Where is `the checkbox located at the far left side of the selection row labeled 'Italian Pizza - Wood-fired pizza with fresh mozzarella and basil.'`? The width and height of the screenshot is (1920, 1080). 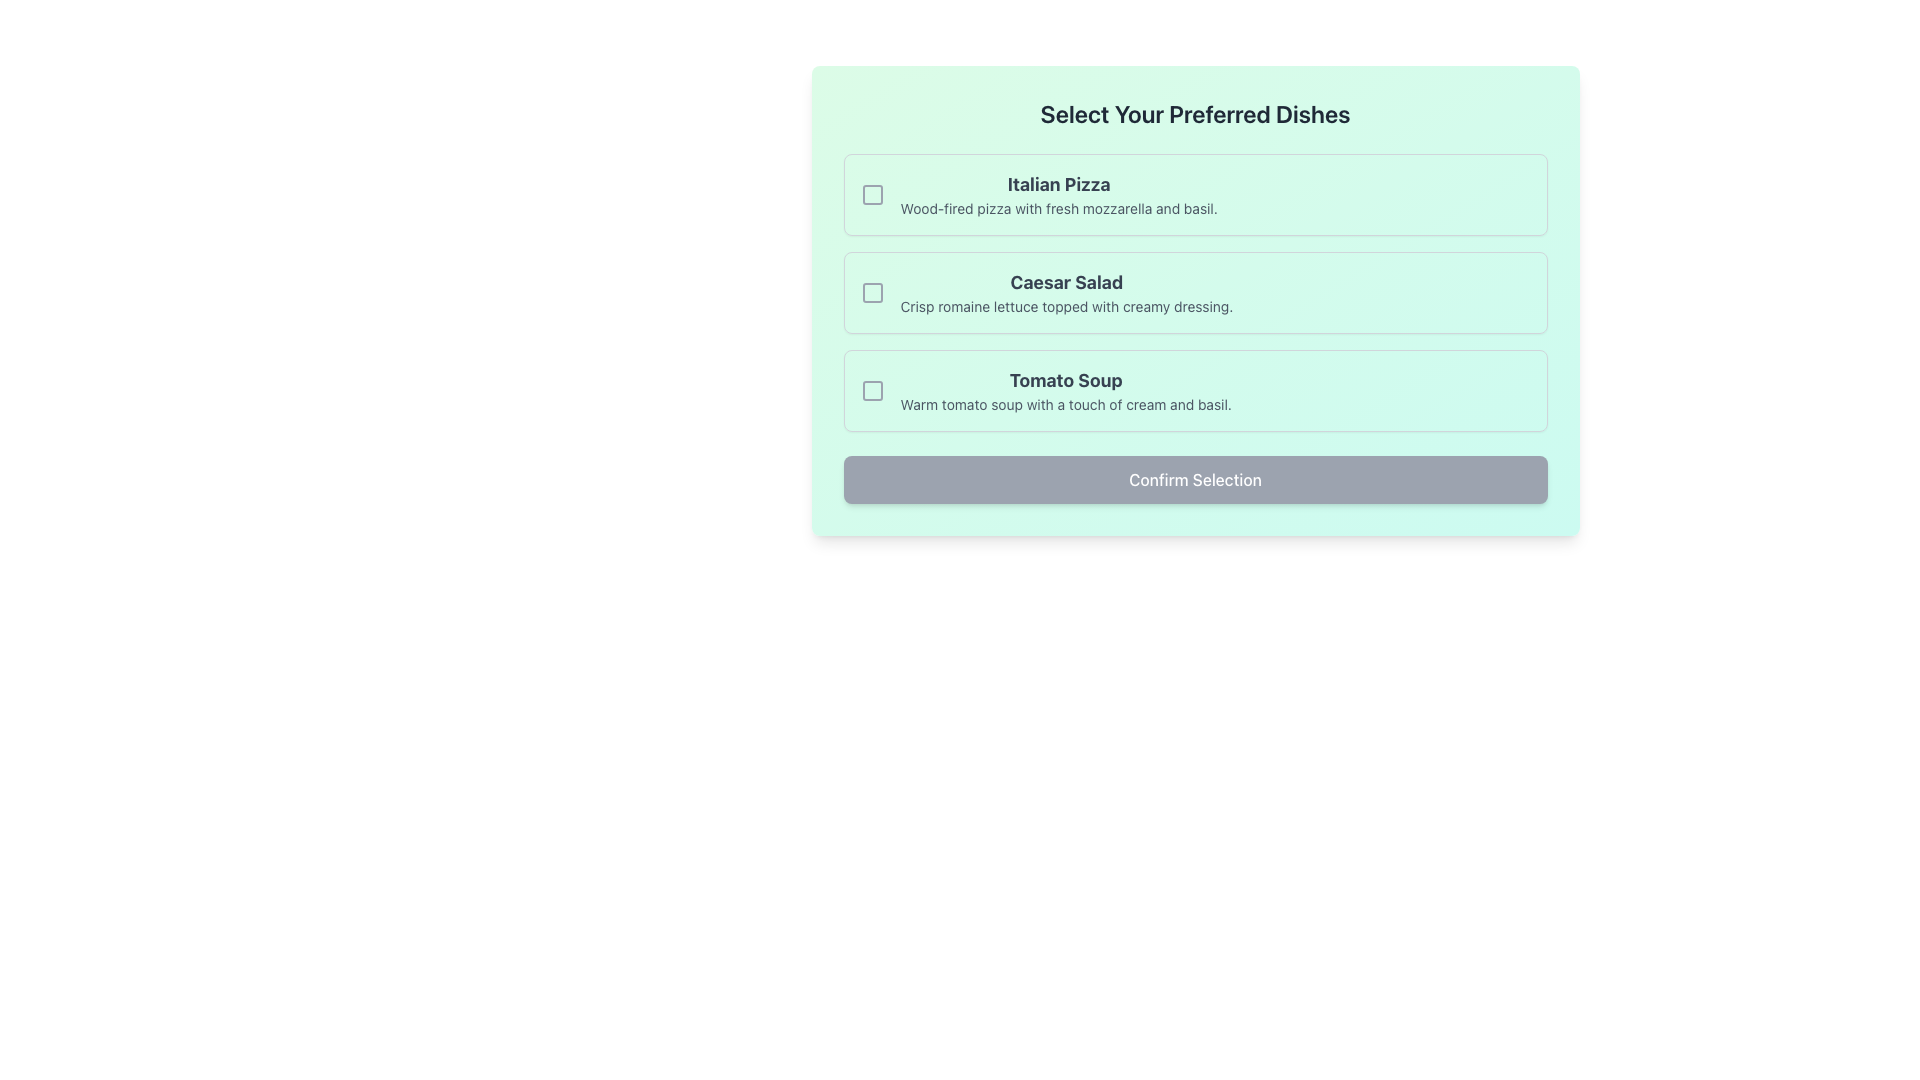 the checkbox located at the far left side of the selection row labeled 'Italian Pizza - Wood-fired pizza with fresh mozzarella and basil.' is located at coordinates (872, 195).